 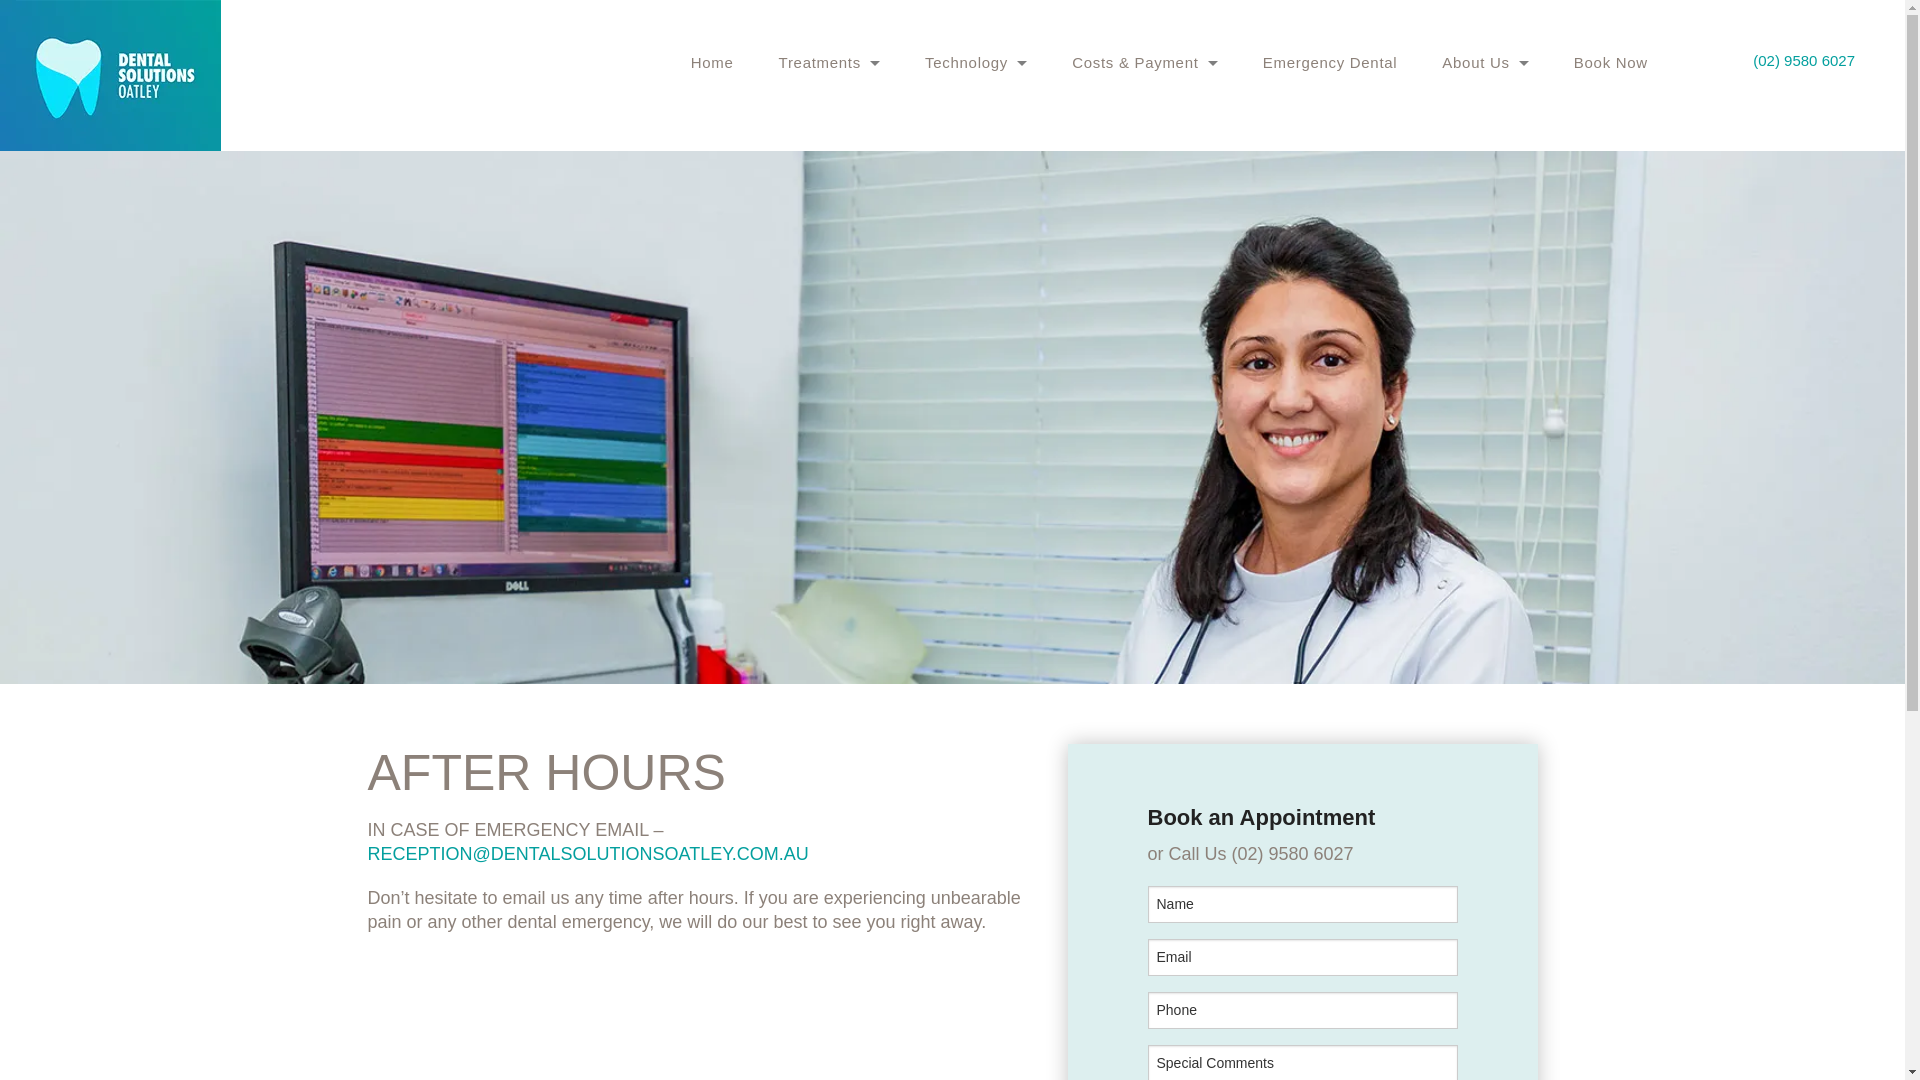 What do you see at coordinates (712, 61) in the screenshot?
I see `'Home'` at bounding box center [712, 61].